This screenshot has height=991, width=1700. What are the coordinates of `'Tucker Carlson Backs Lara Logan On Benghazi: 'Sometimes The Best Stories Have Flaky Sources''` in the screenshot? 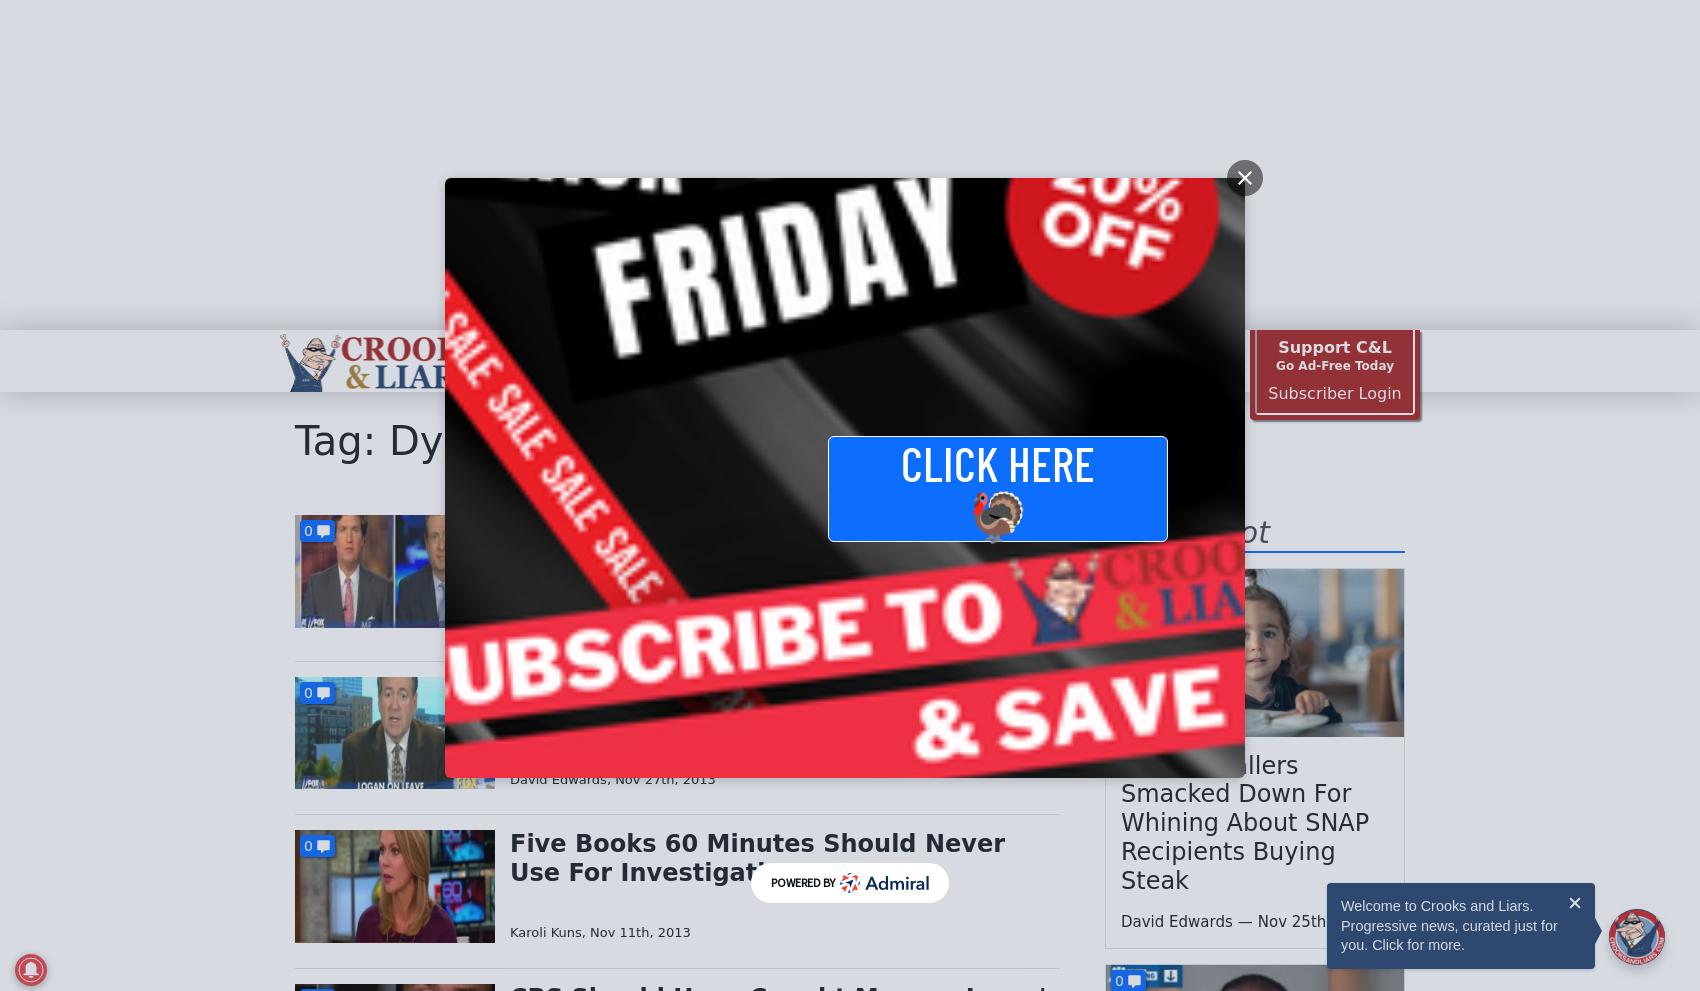 It's located at (774, 556).